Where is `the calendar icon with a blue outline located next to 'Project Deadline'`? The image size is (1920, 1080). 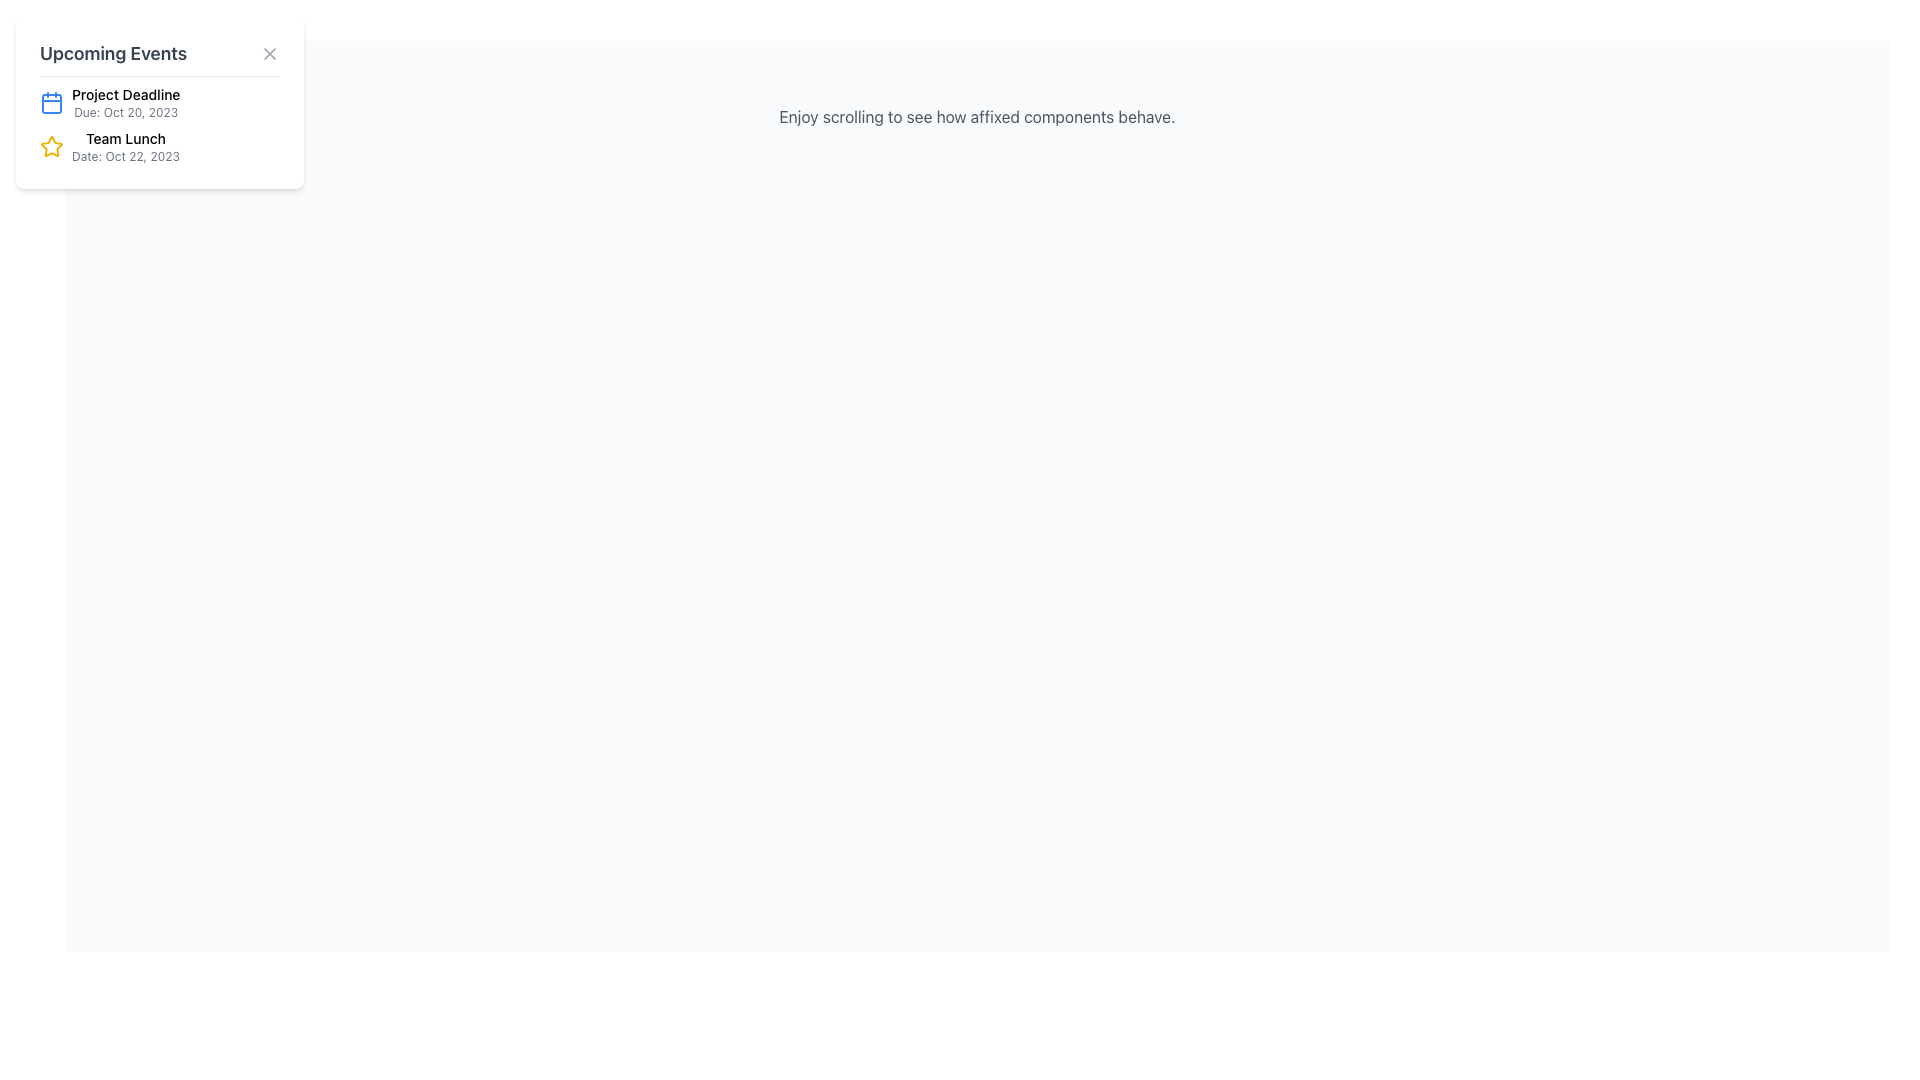 the calendar icon with a blue outline located next to 'Project Deadline' is located at coordinates (52, 103).